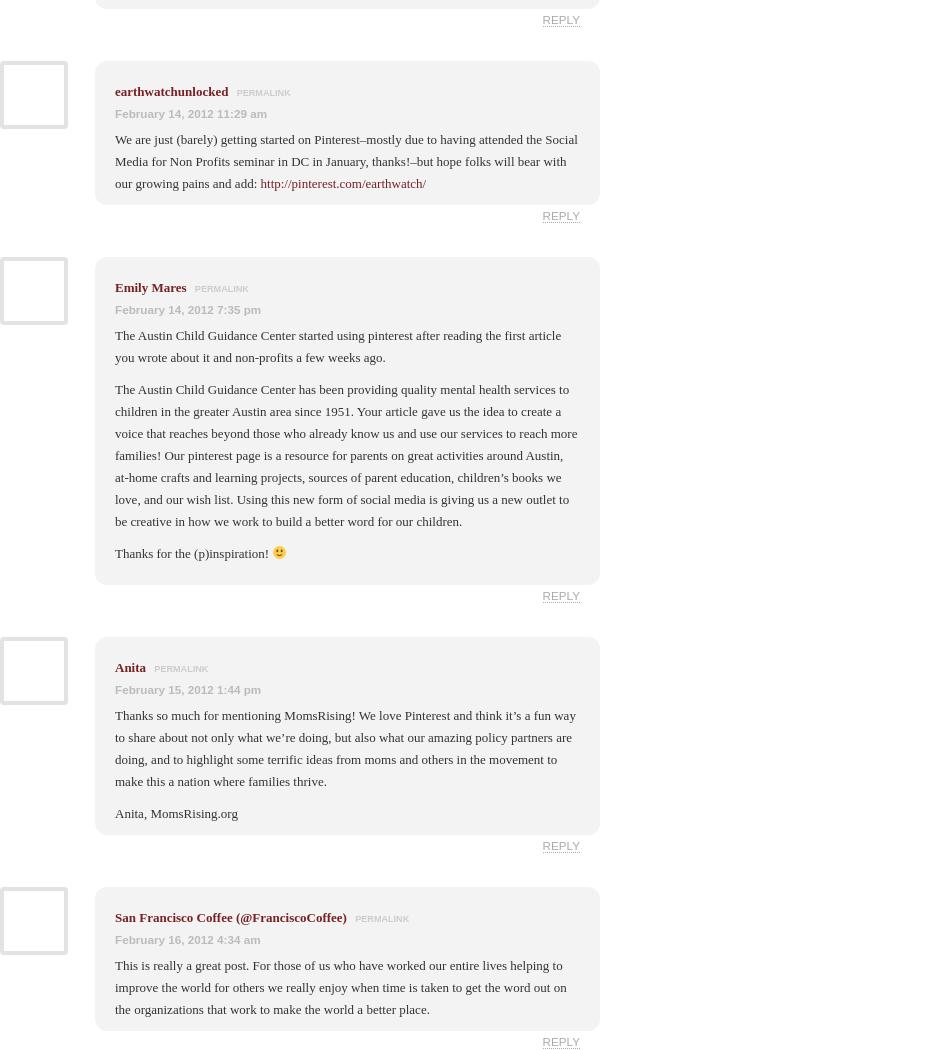 This screenshot has height=1050, width=930. I want to click on 'Thanks so much for mentioning MomsRising! We love Pinterest and think it’s a fun way to share about not only what we’re doing, but also what our amazing policy partners are doing, and to highlight some terrific ideas from moms and others in the movement to make this a nation where families thrive.', so click(344, 746).